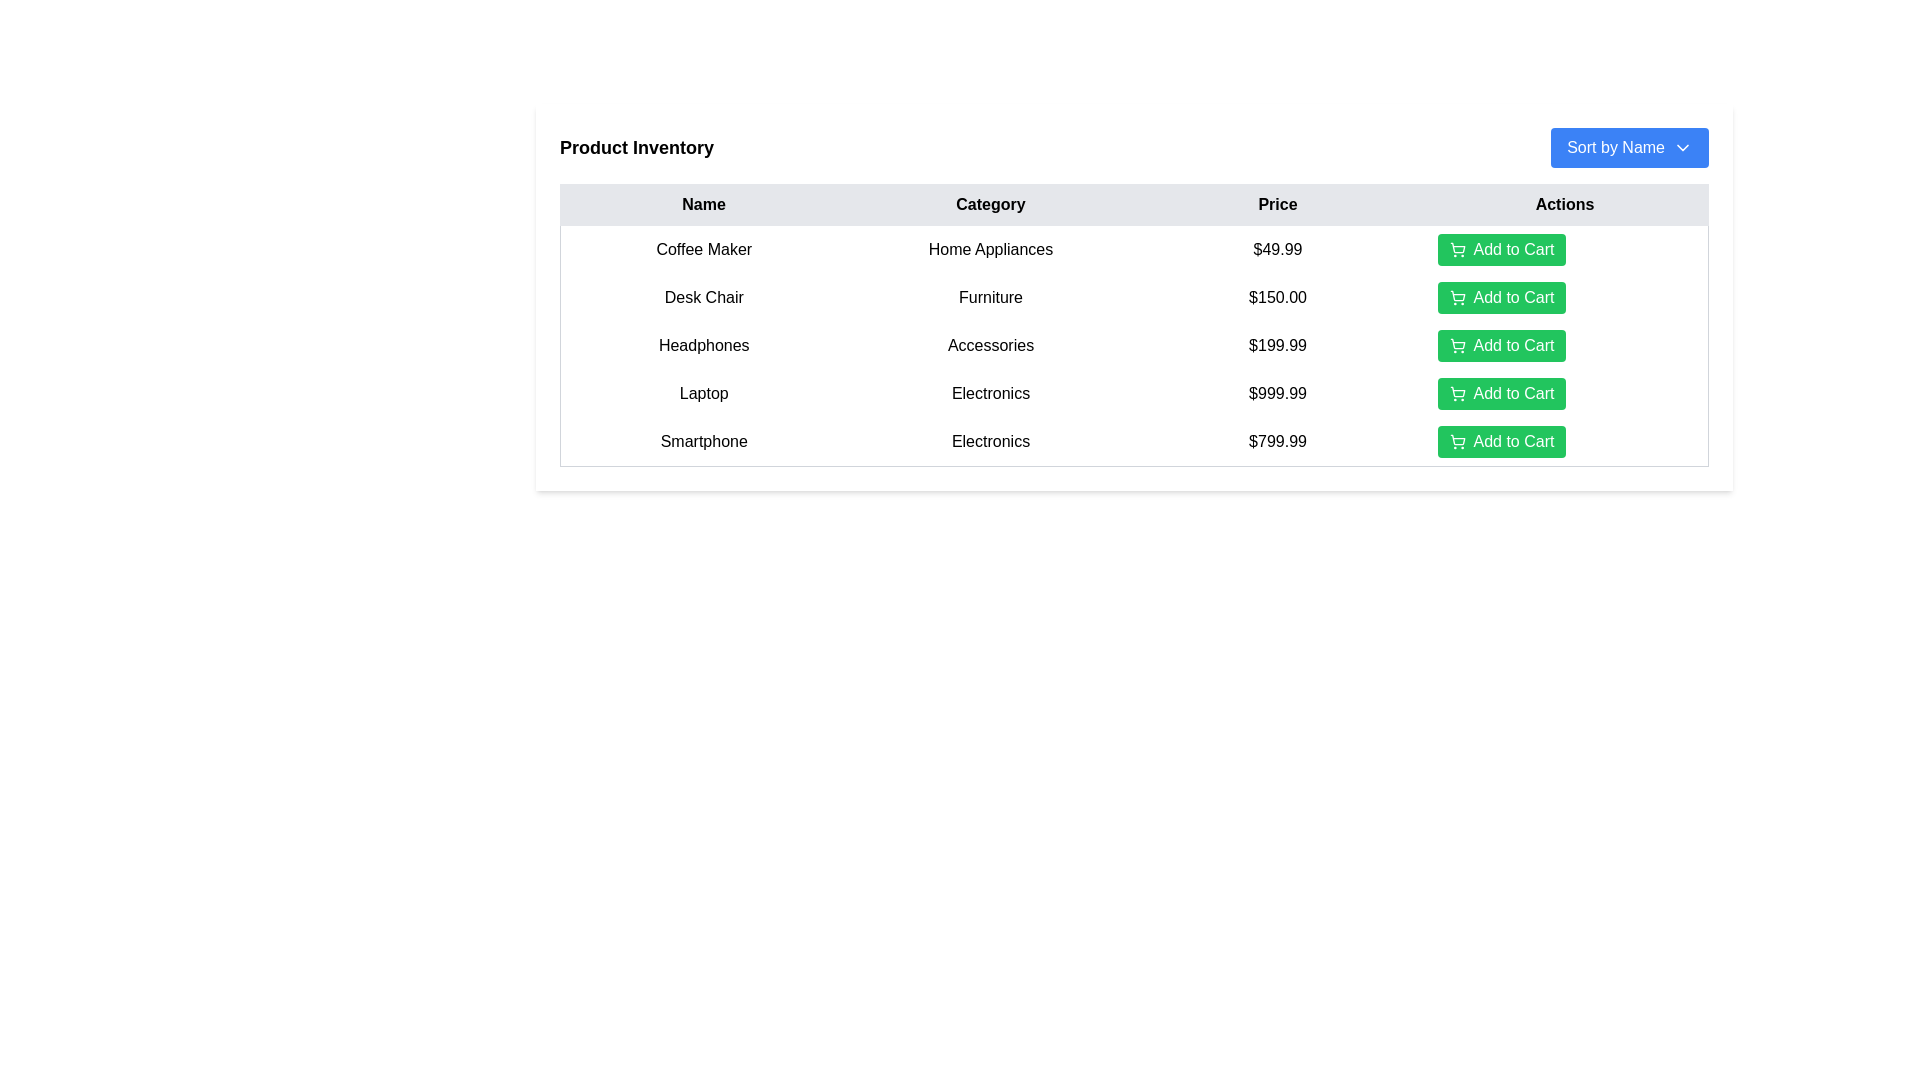  Describe the element at coordinates (1276, 393) in the screenshot. I see `the price label displaying '$999.99' located in the 'Price' column of the table corresponding to the 'Laptop' row` at that location.